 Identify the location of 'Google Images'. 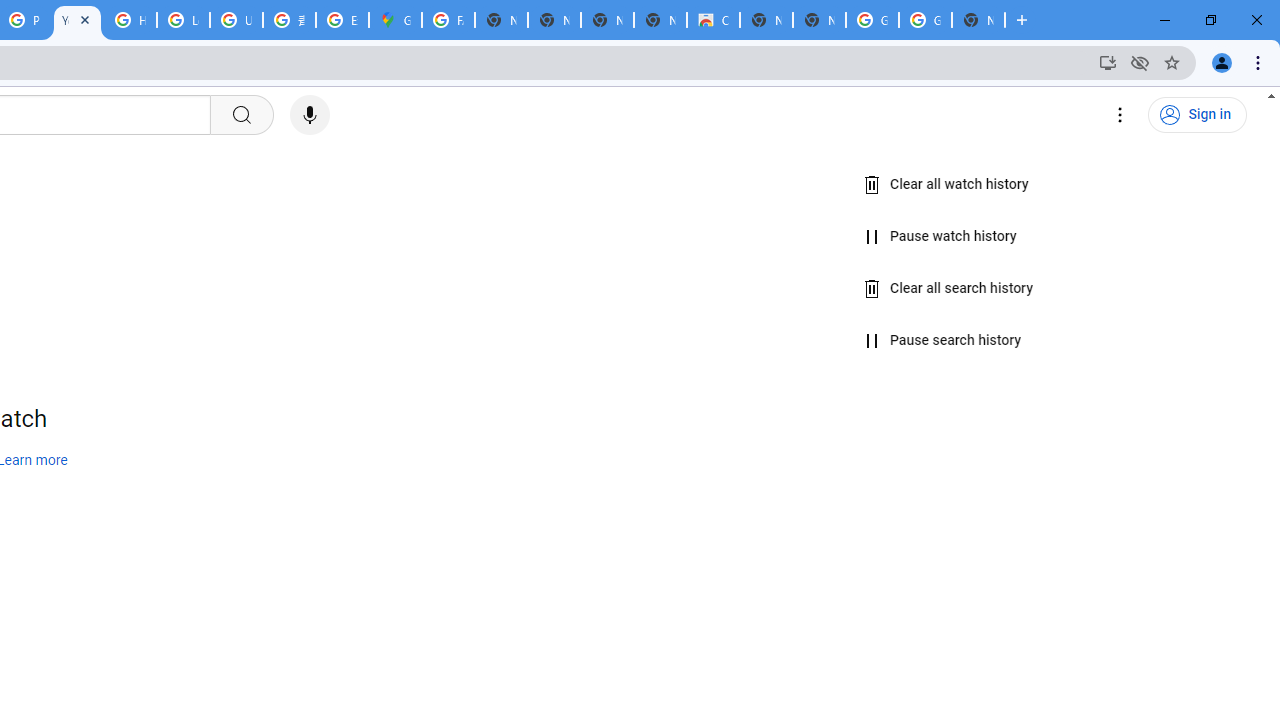
(924, 20).